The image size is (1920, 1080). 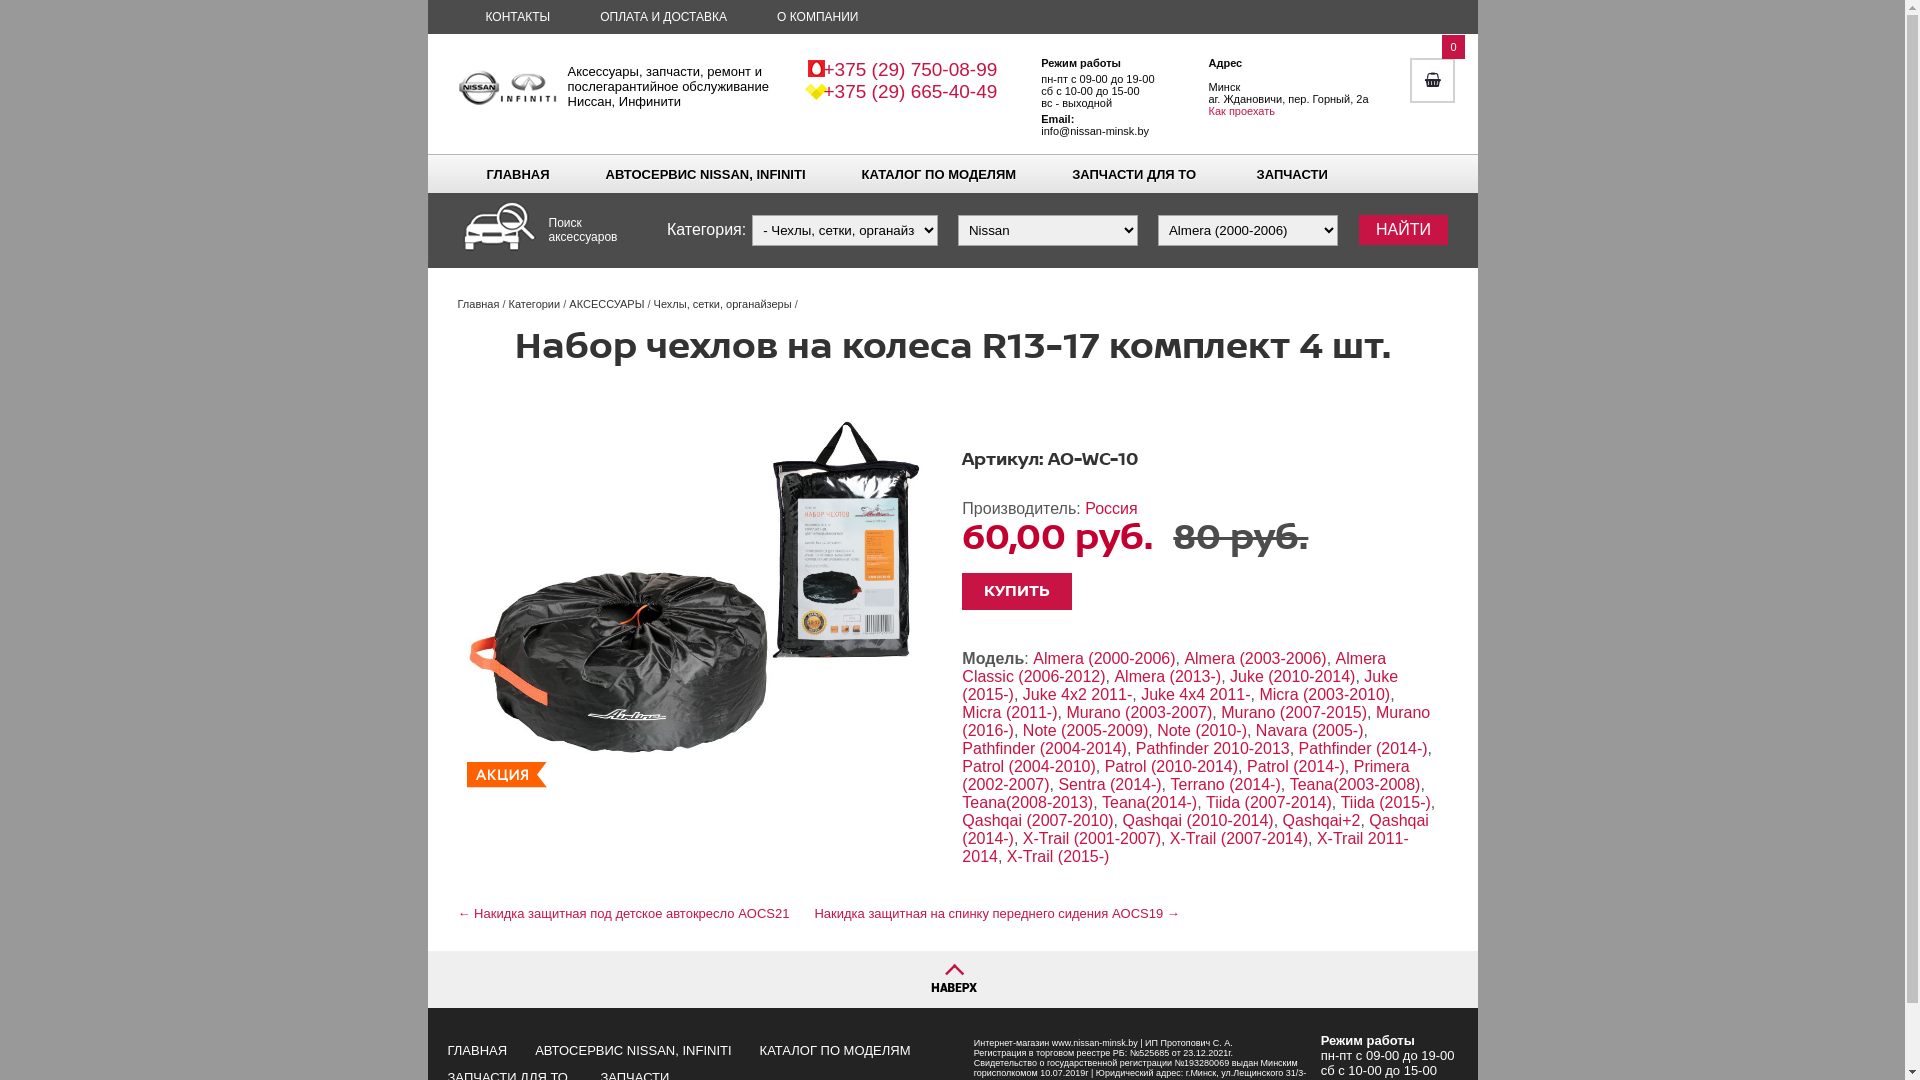 What do you see at coordinates (1253, 658) in the screenshot?
I see `'Almera (2003-2006)'` at bounding box center [1253, 658].